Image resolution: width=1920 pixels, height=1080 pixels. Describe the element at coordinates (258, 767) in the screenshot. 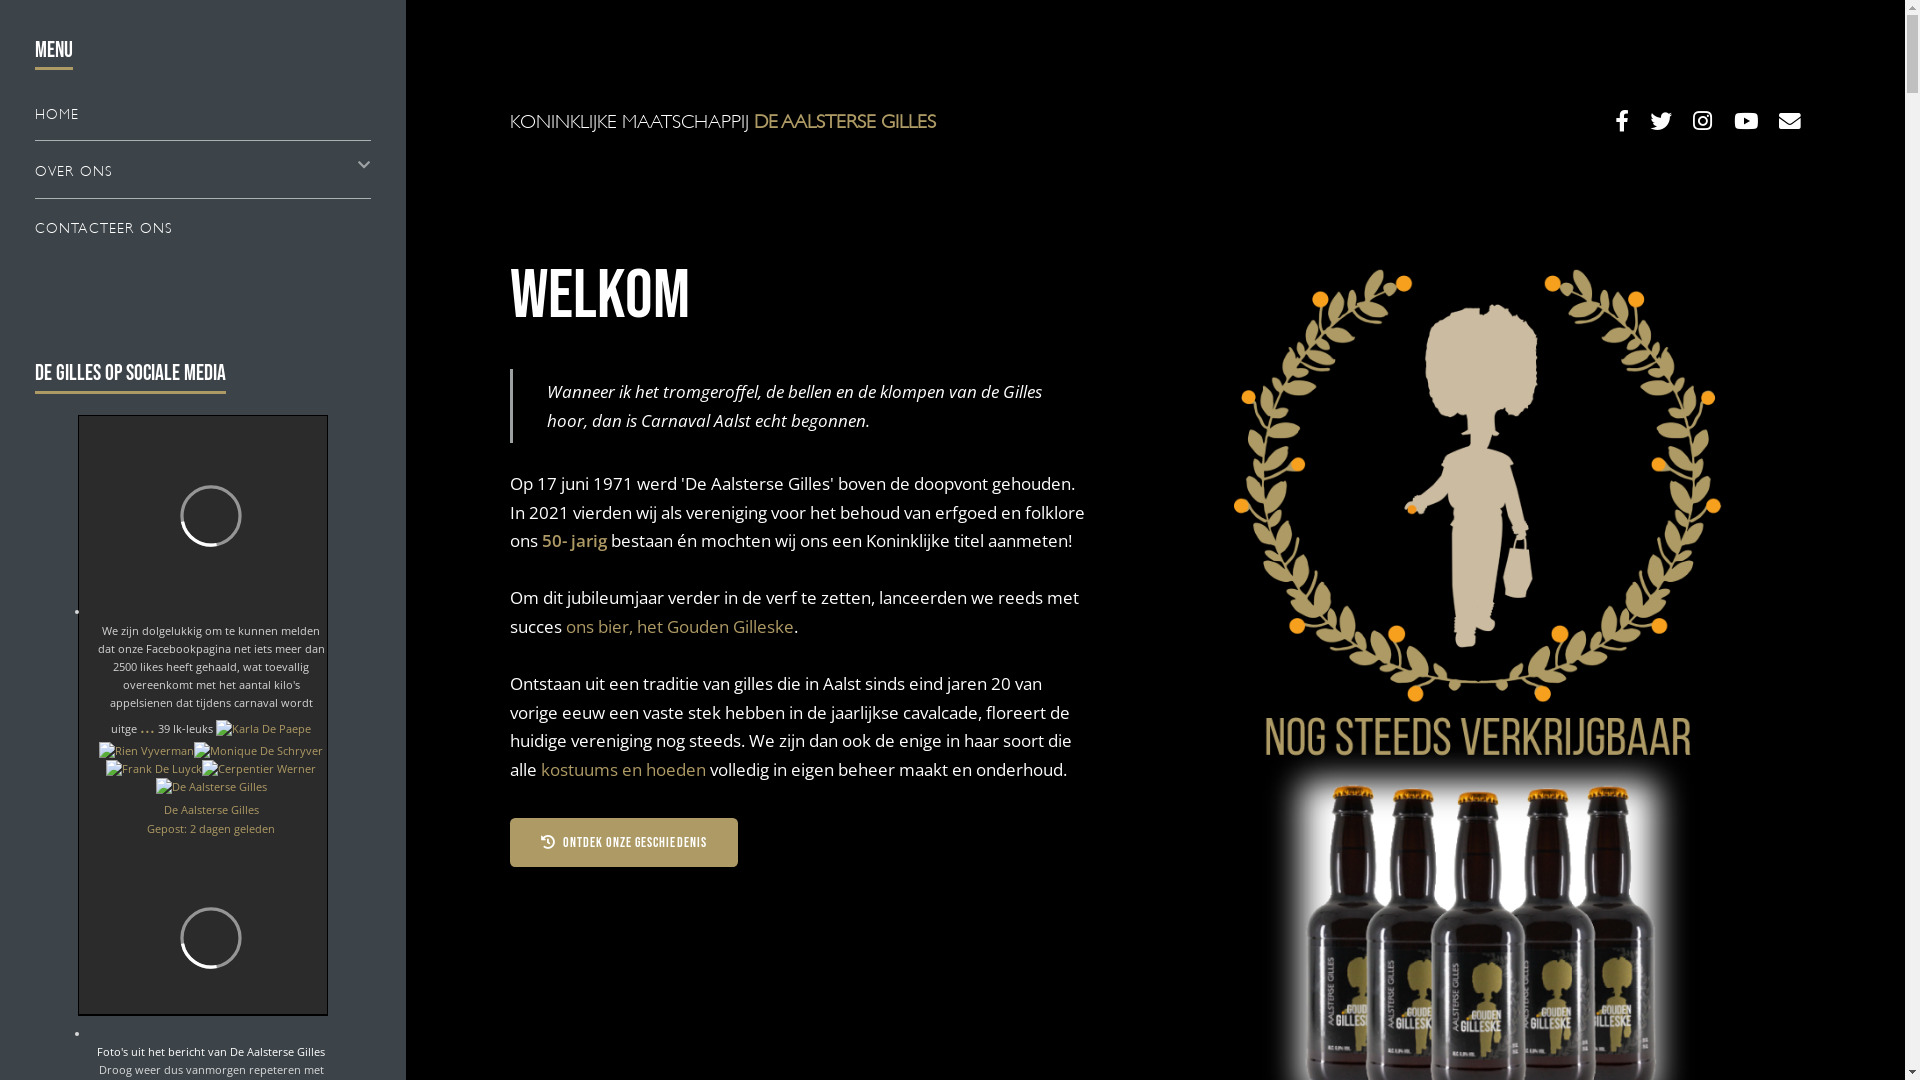

I see `'Cerpentier Werner'` at that location.